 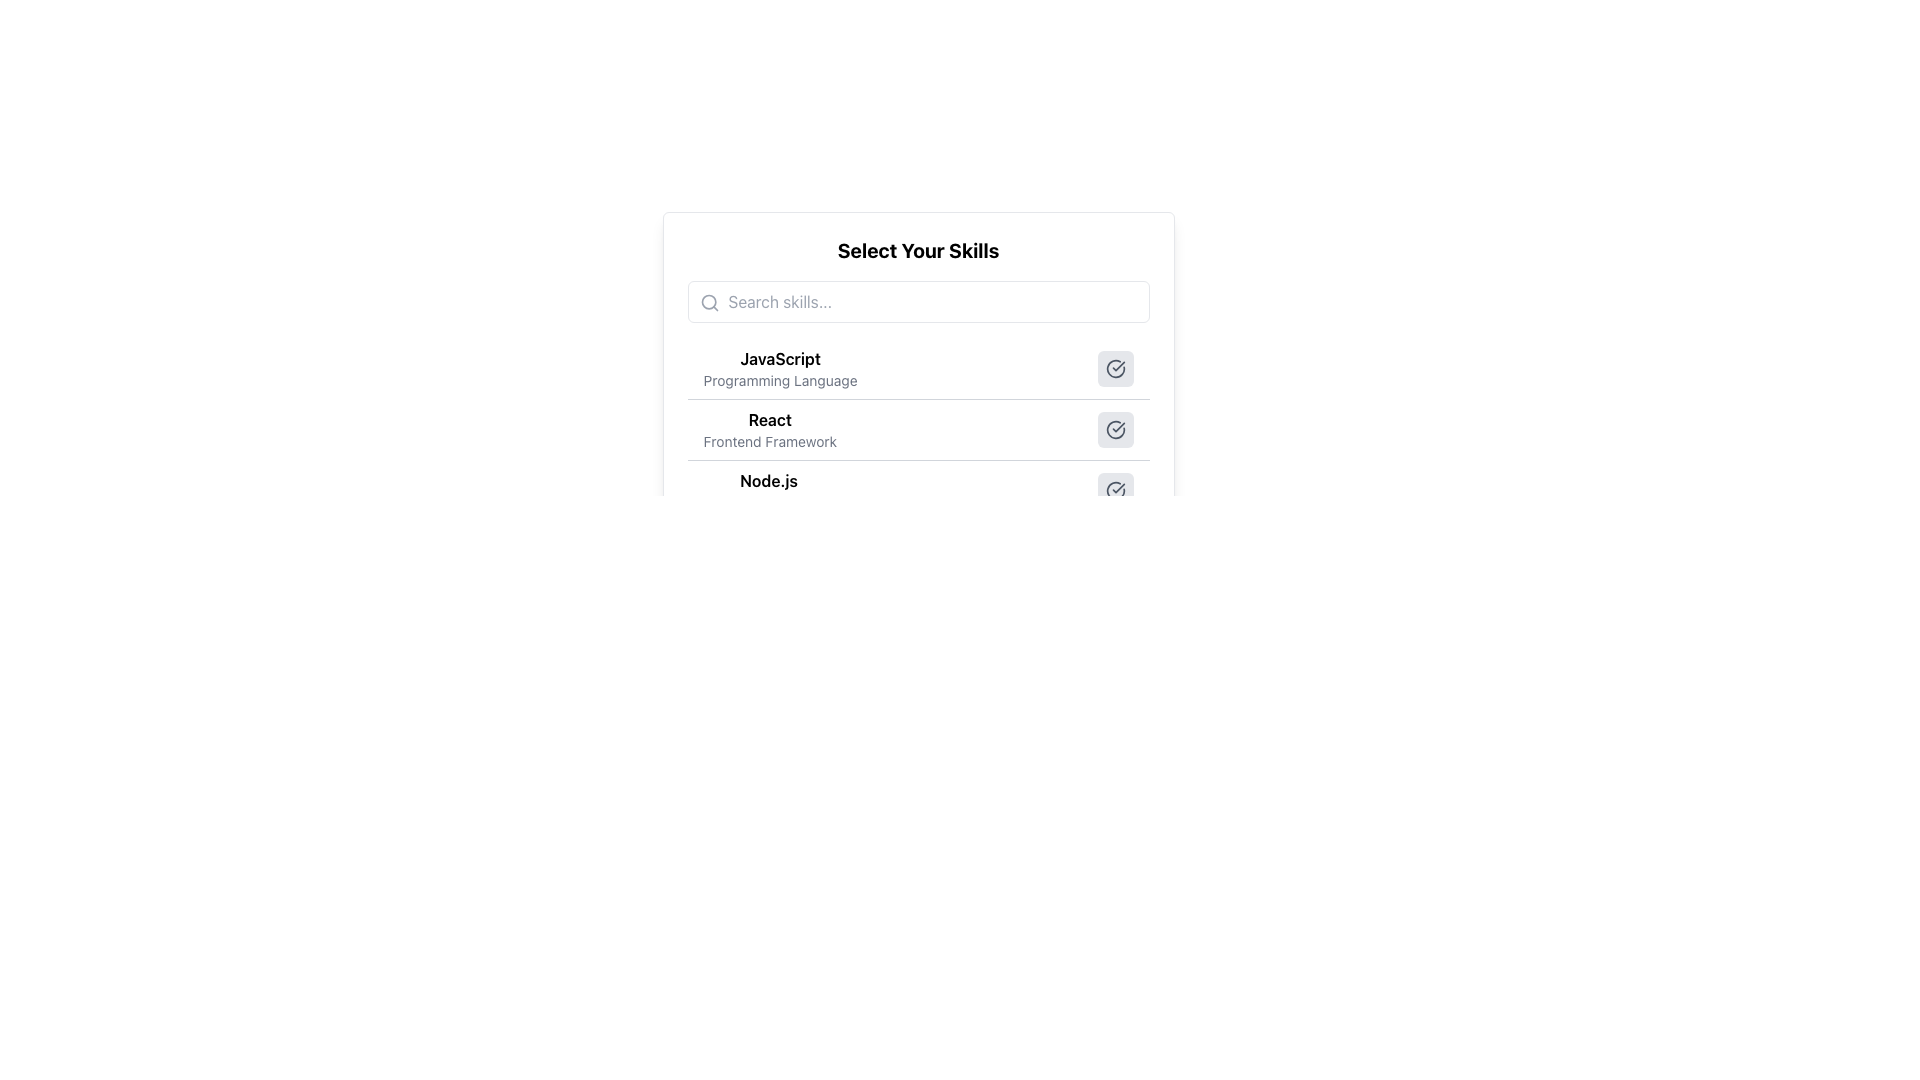 What do you see at coordinates (1114, 490) in the screenshot?
I see `the rightmost icon with a circular outline and a check mark inside it, representing the 'Node.js' skill` at bounding box center [1114, 490].